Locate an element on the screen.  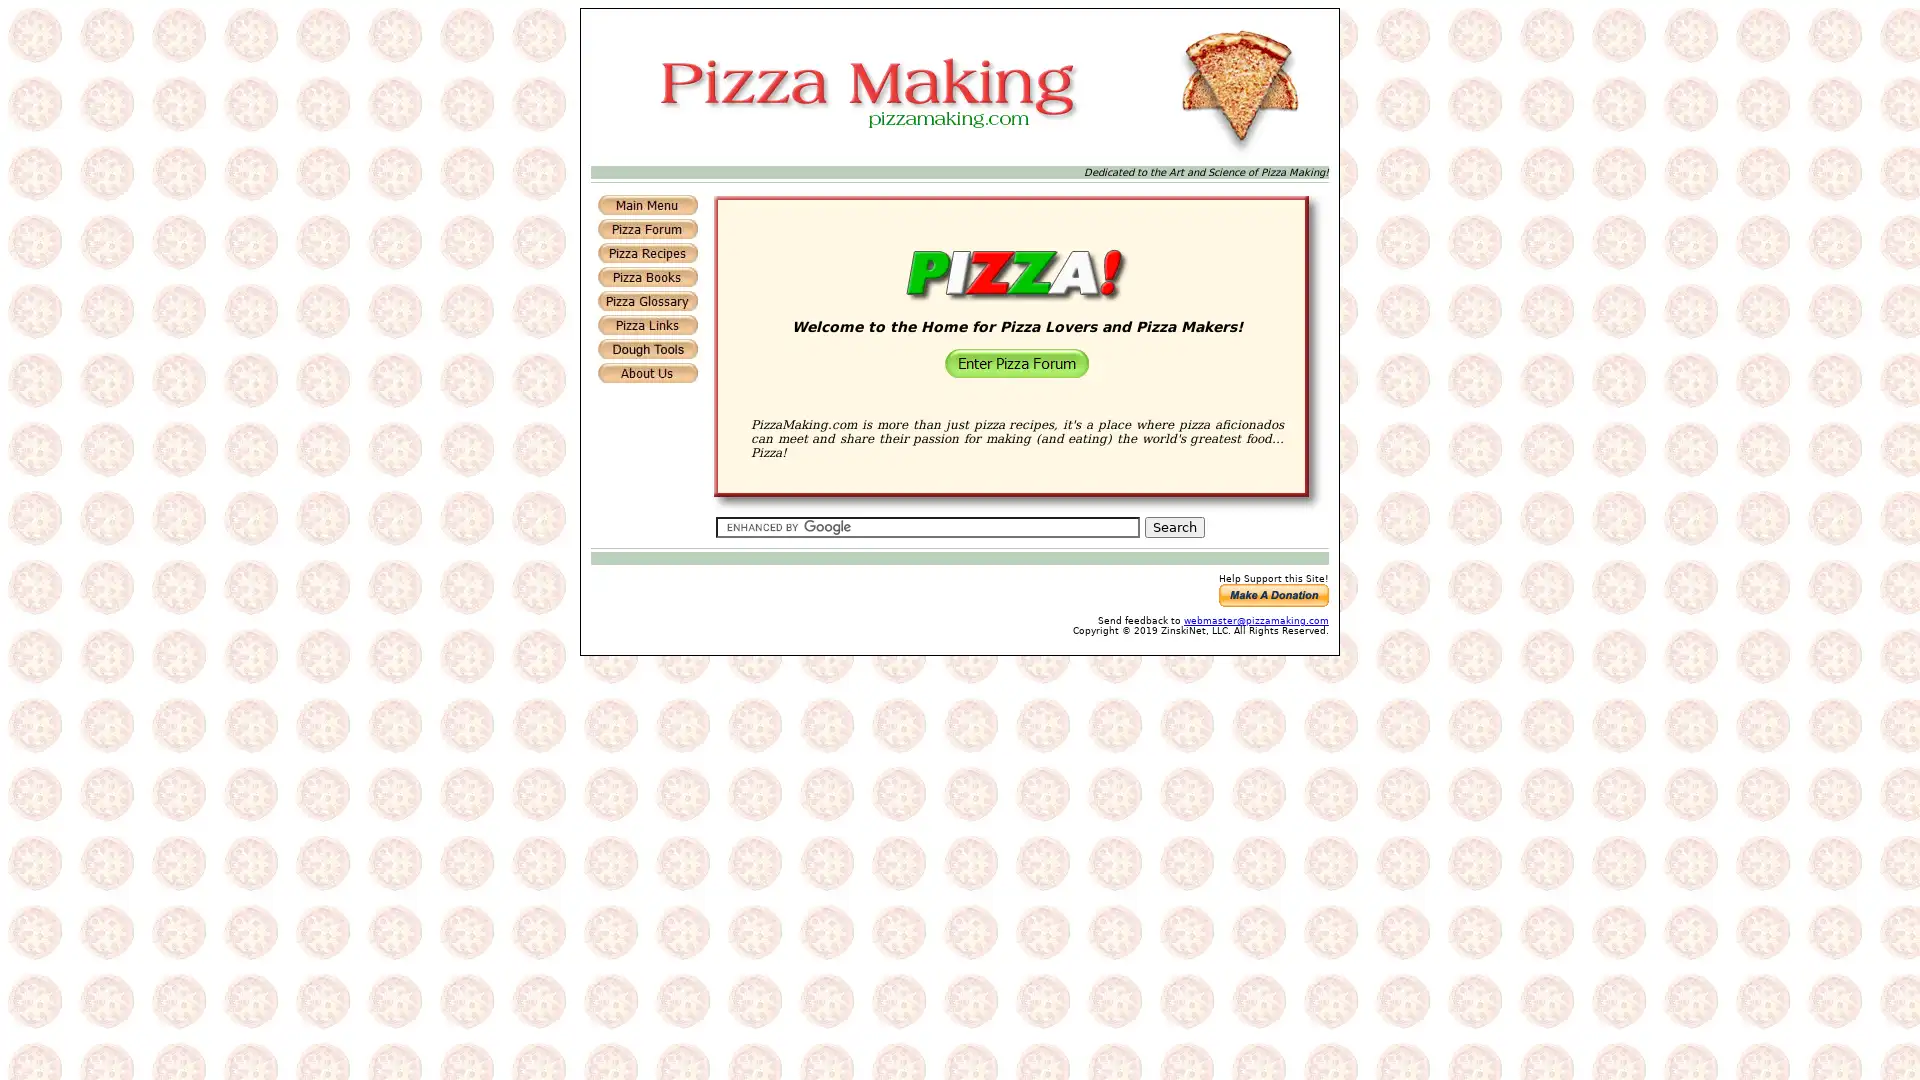
Make payments with PayPal - it\'s fast, free and secure! is located at coordinates (1272, 594).